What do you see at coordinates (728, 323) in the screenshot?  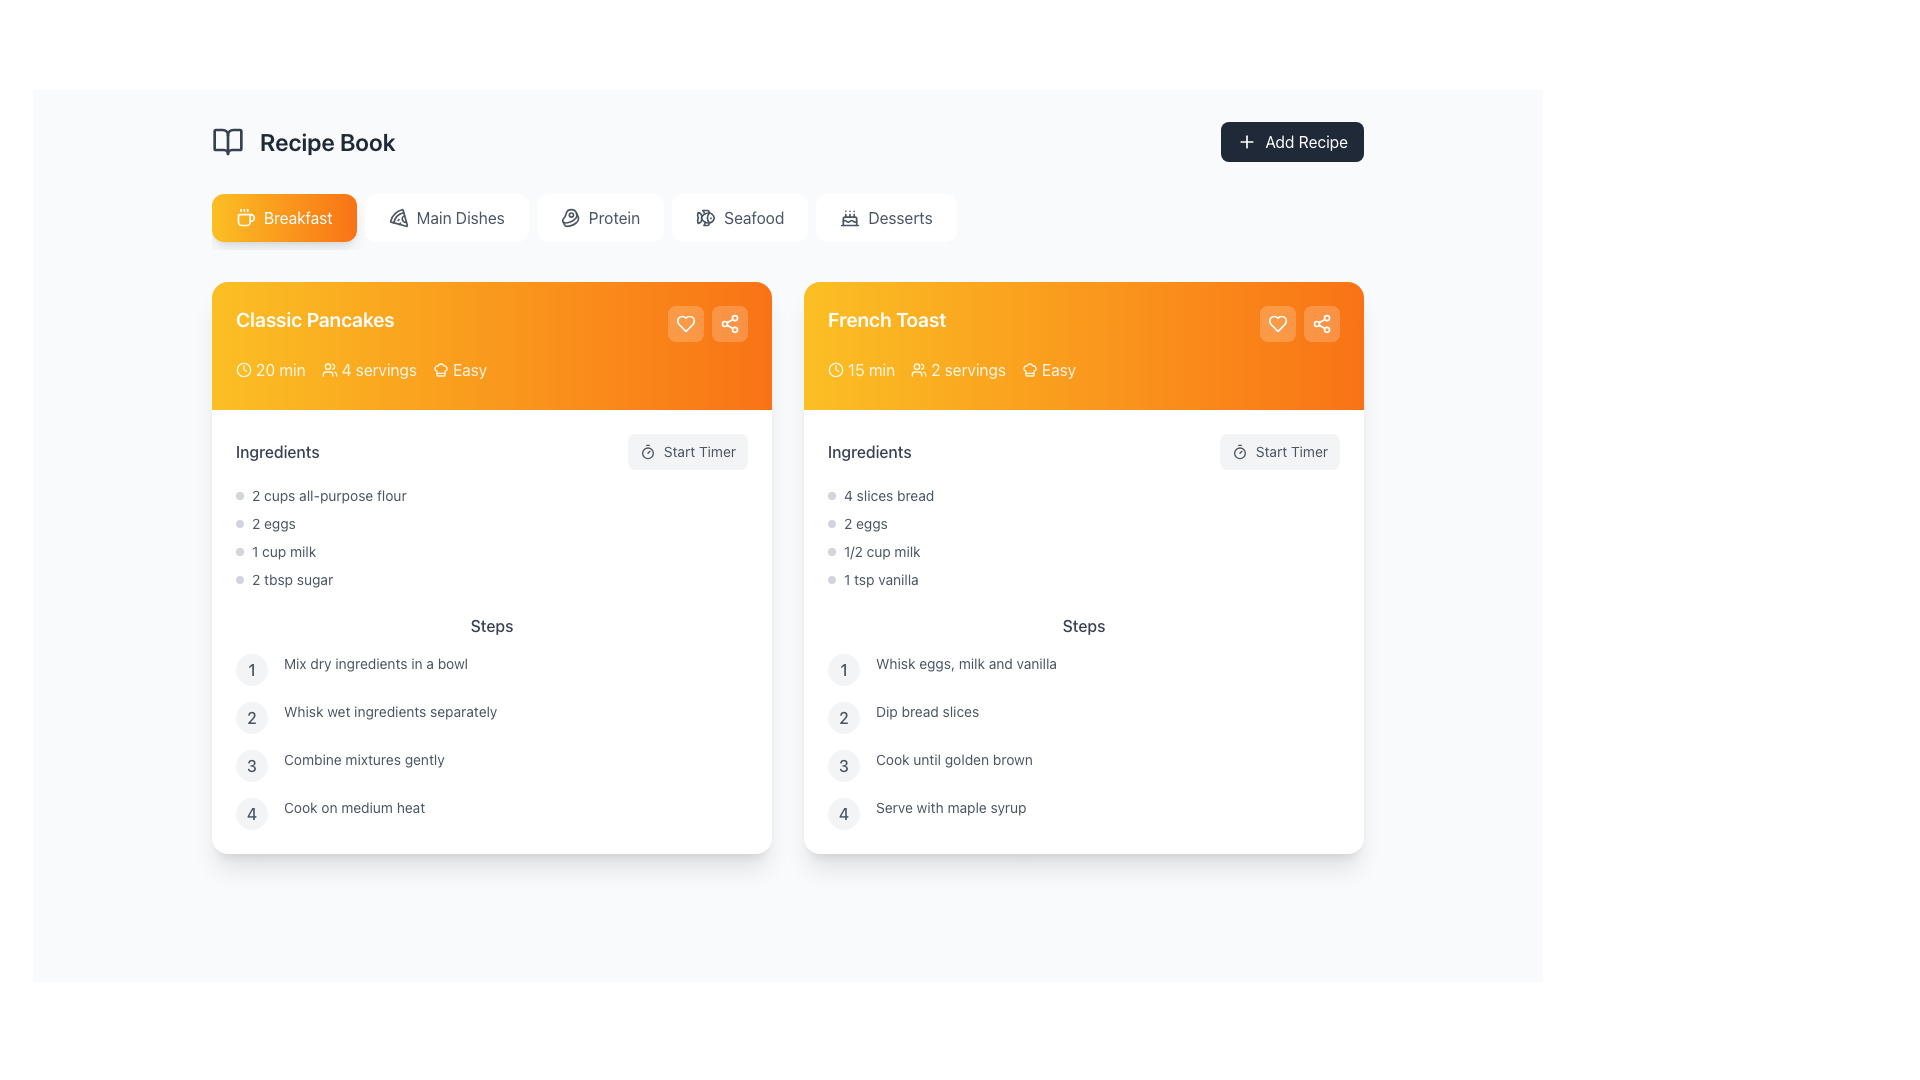 I see `the share icon, which is the rightmost icon in the header section of the 'French Toast' card, styled in white against an orange background` at bounding box center [728, 323].